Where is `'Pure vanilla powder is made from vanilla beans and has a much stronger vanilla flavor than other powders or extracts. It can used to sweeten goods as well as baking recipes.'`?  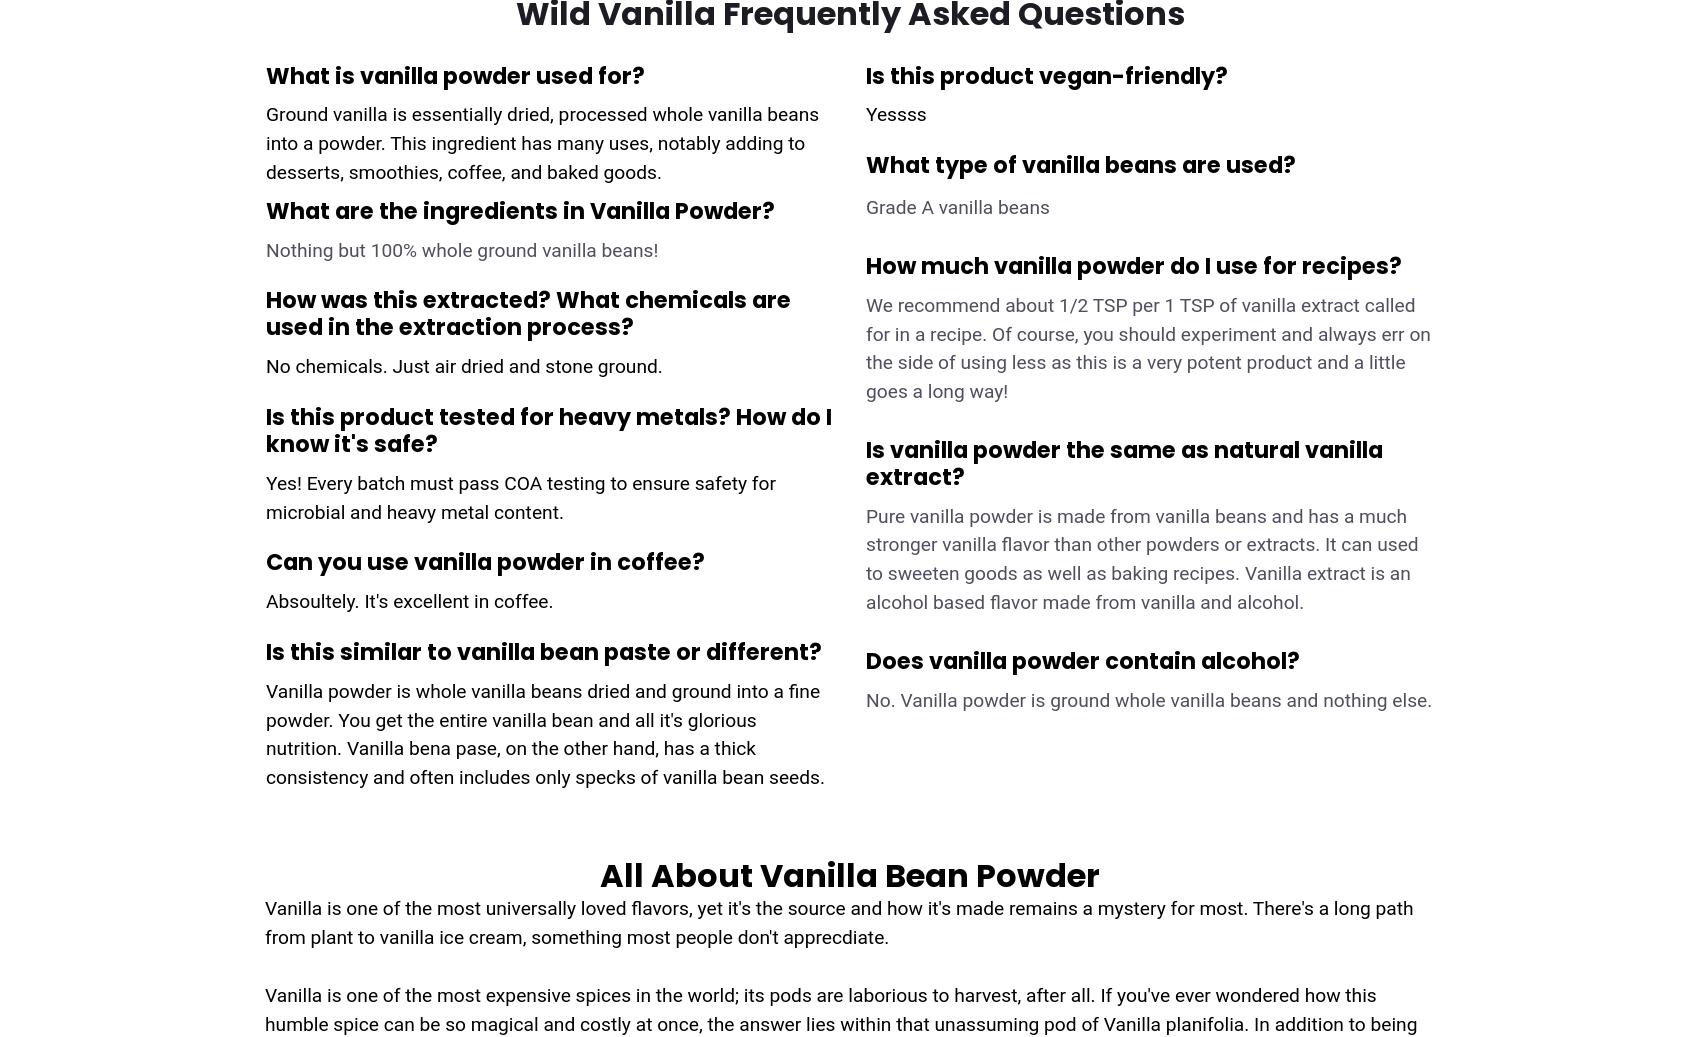
'Pure vanilla powder is made from vanilla beans and has a much stronger vanilla flavor than other powders or extracts. It can used to sweeten goods as well as baking recipes.' is located at coordinates (1142, 544).